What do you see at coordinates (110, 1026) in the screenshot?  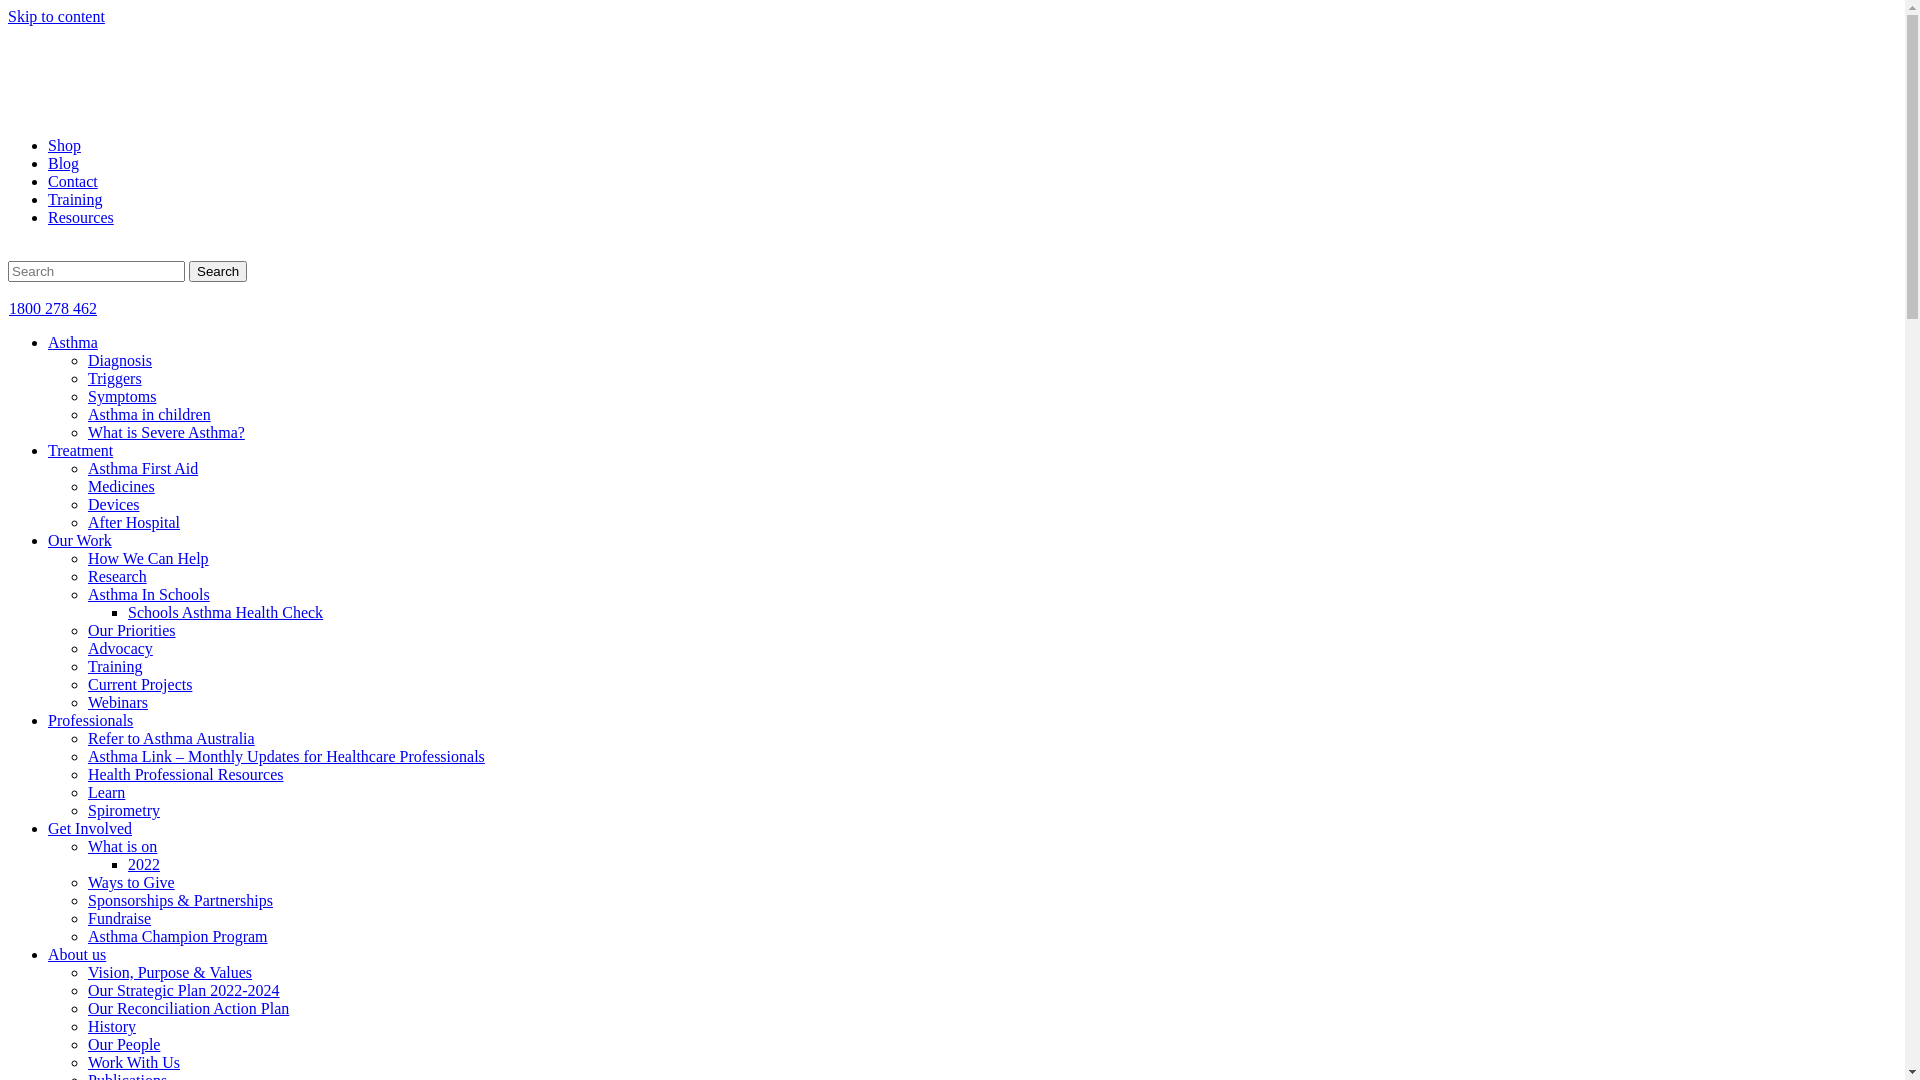 I see `'History'` at bounding box center [110, 1026].